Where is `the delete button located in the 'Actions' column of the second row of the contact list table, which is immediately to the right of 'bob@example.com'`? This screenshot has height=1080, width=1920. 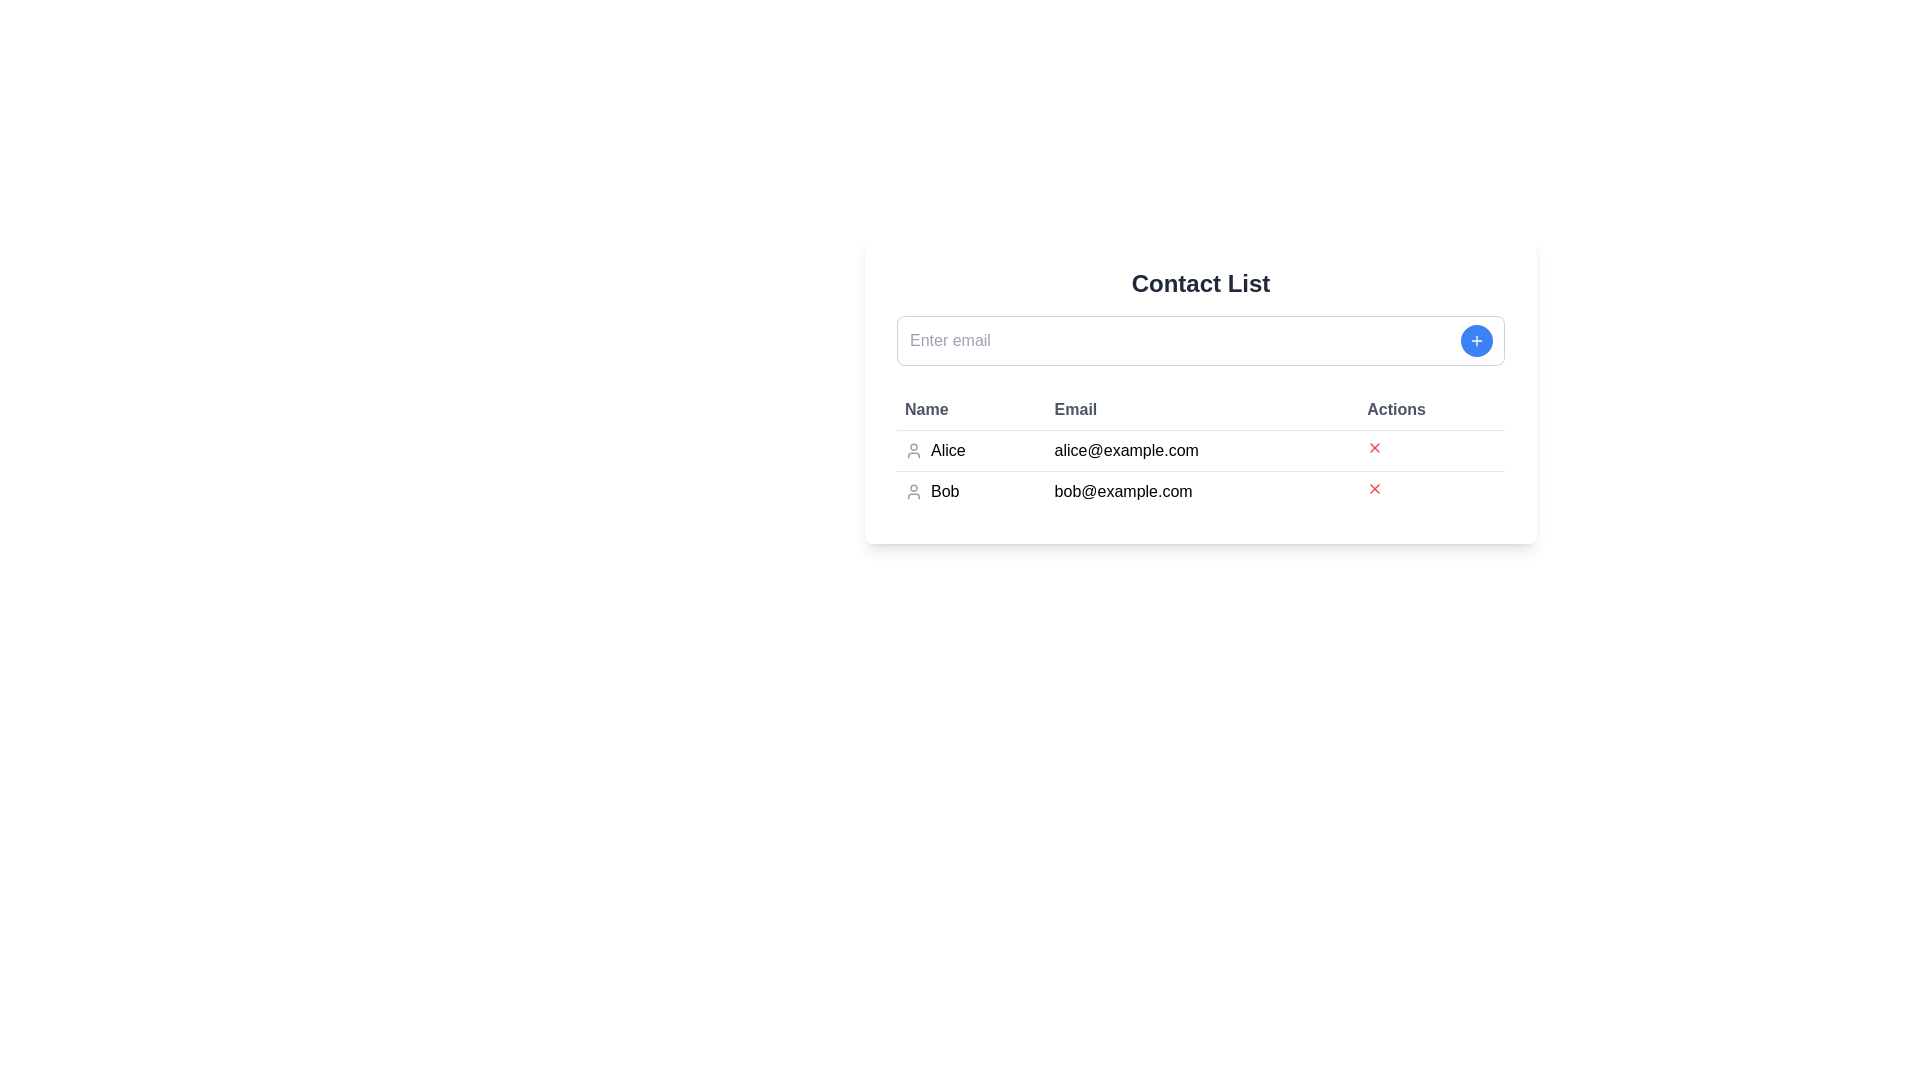 the delete button located in the 'Actions' column of the second row of the contact list table, which is immediately to the right of 'bob@example.com' is located at coordinates (1431, 491).